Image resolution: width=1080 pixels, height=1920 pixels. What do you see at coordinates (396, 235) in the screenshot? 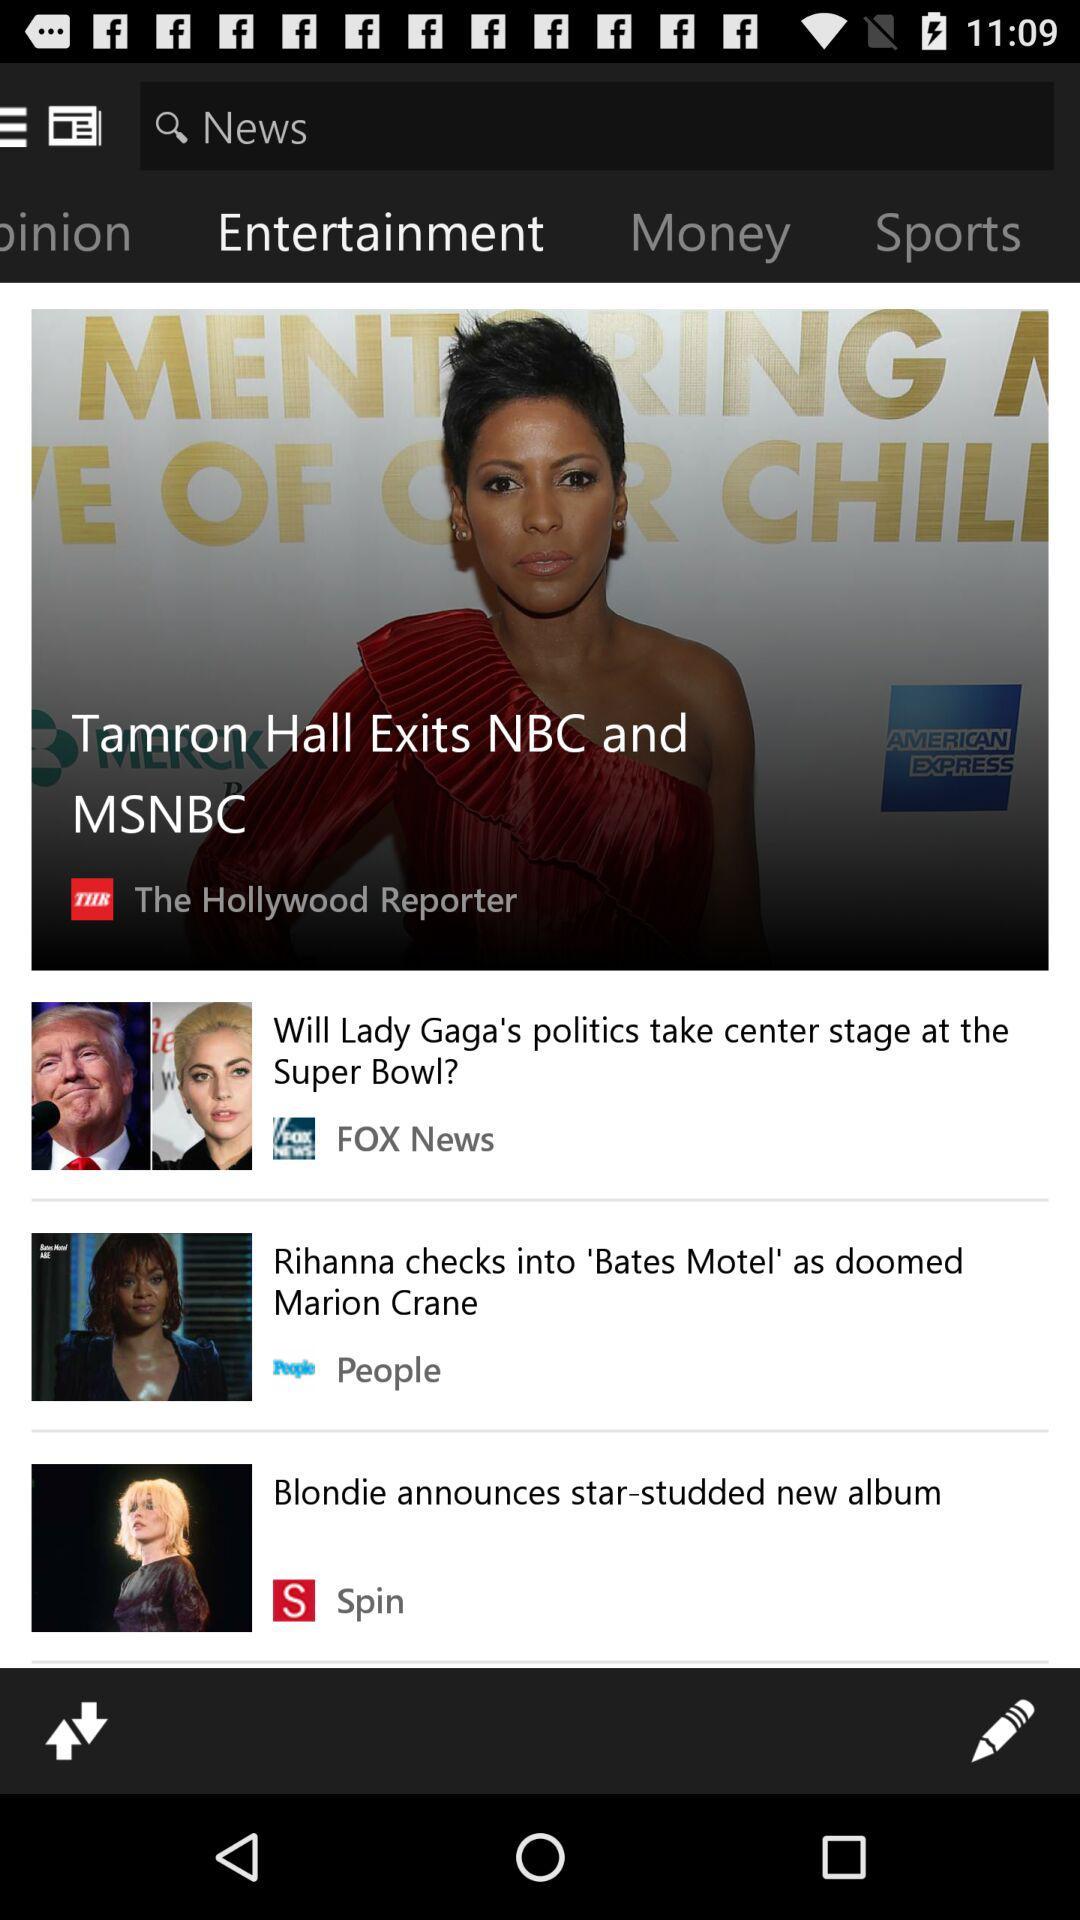
I see `entertainment` at bounding box center [396, 235].